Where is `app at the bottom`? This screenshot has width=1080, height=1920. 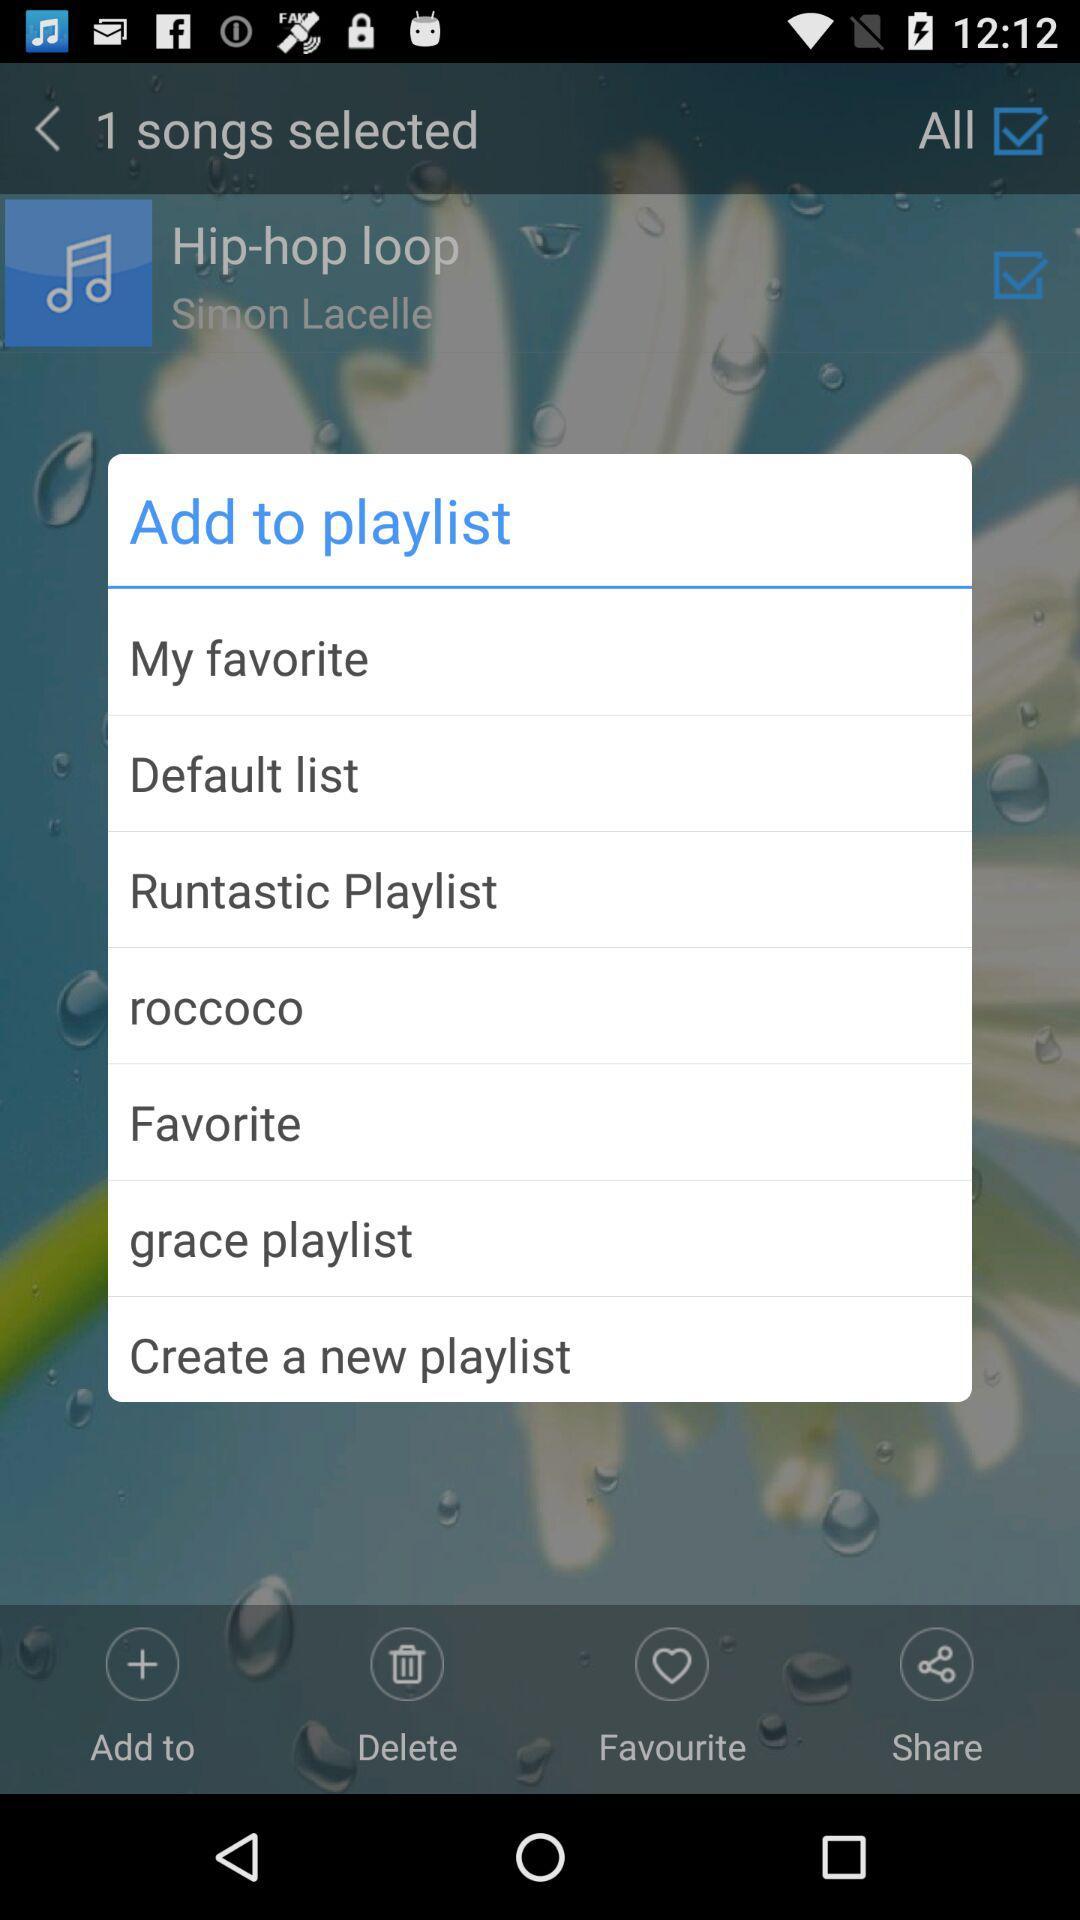 app at the bottom is located at coordinates (540, 1346).